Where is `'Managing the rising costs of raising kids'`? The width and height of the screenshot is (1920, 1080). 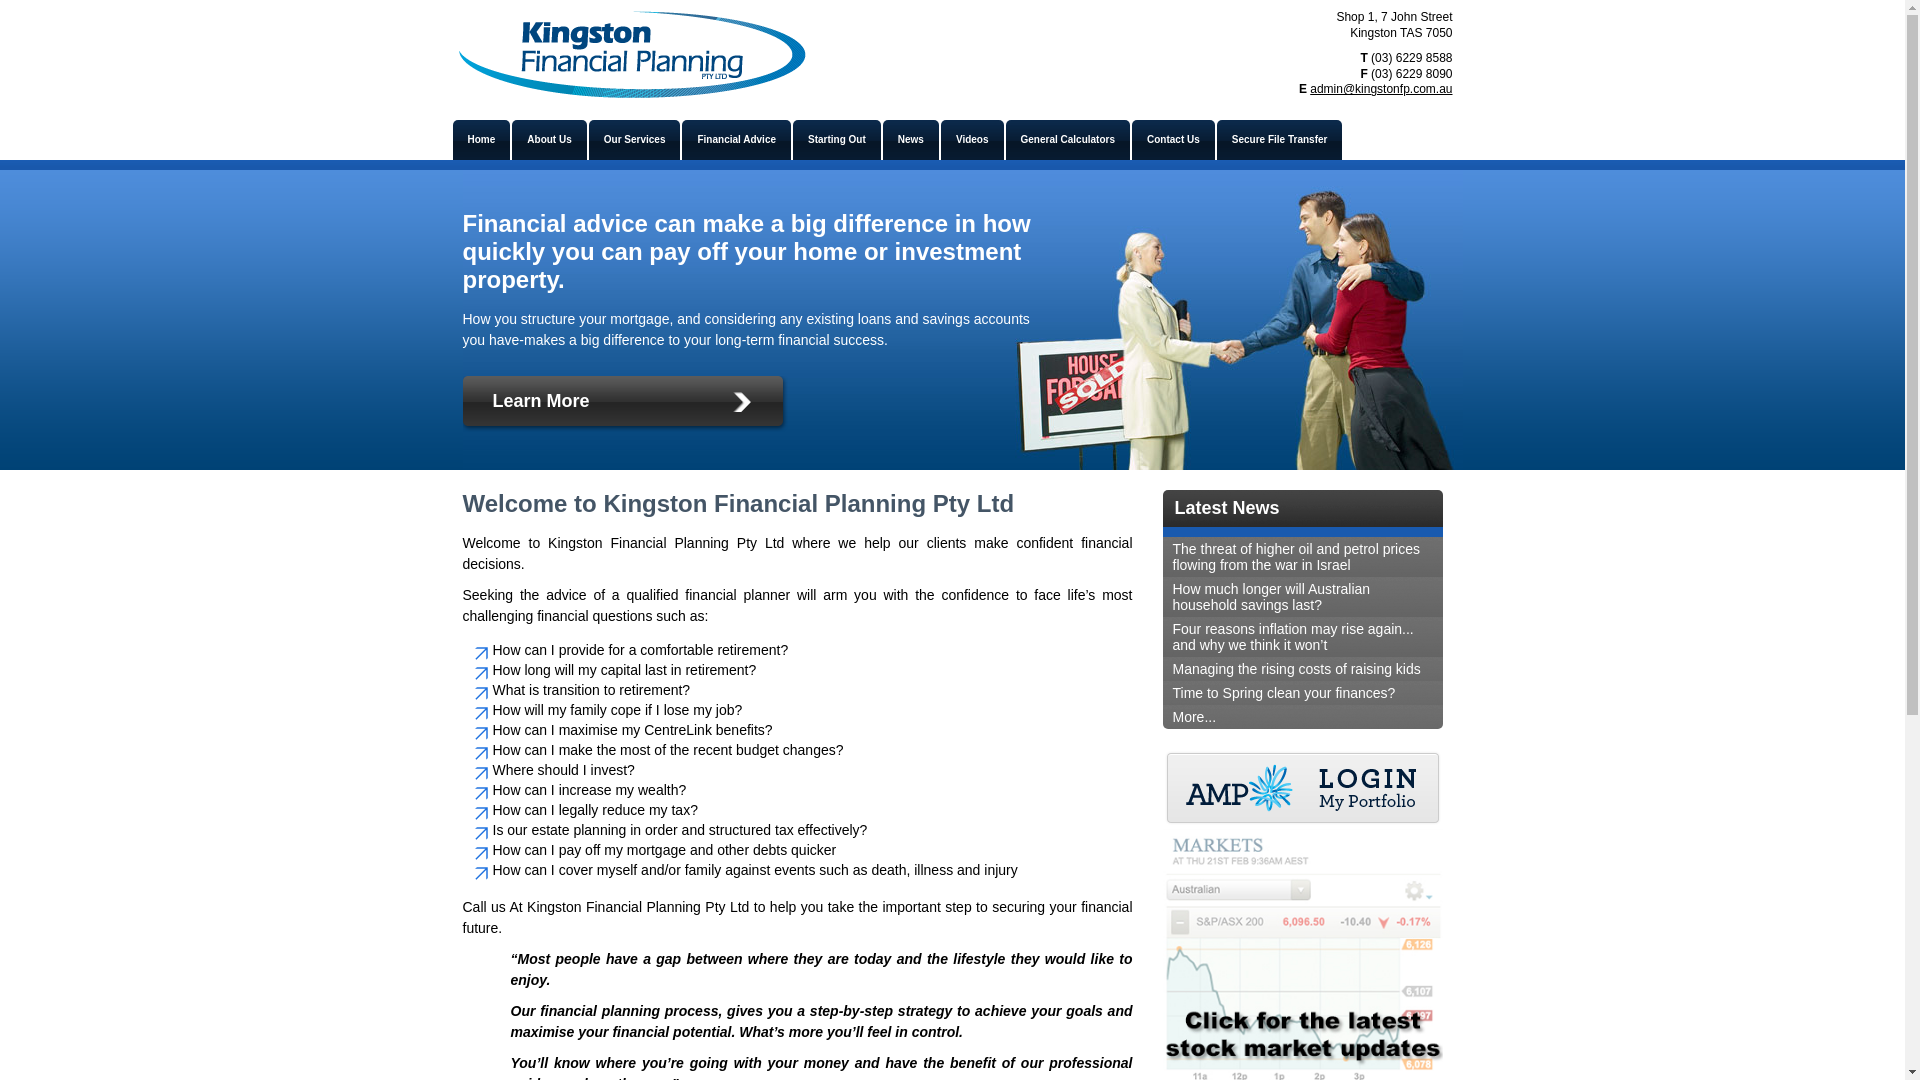
'Managing the rising costs of raising kids' is located at coordinates (1301, 668).